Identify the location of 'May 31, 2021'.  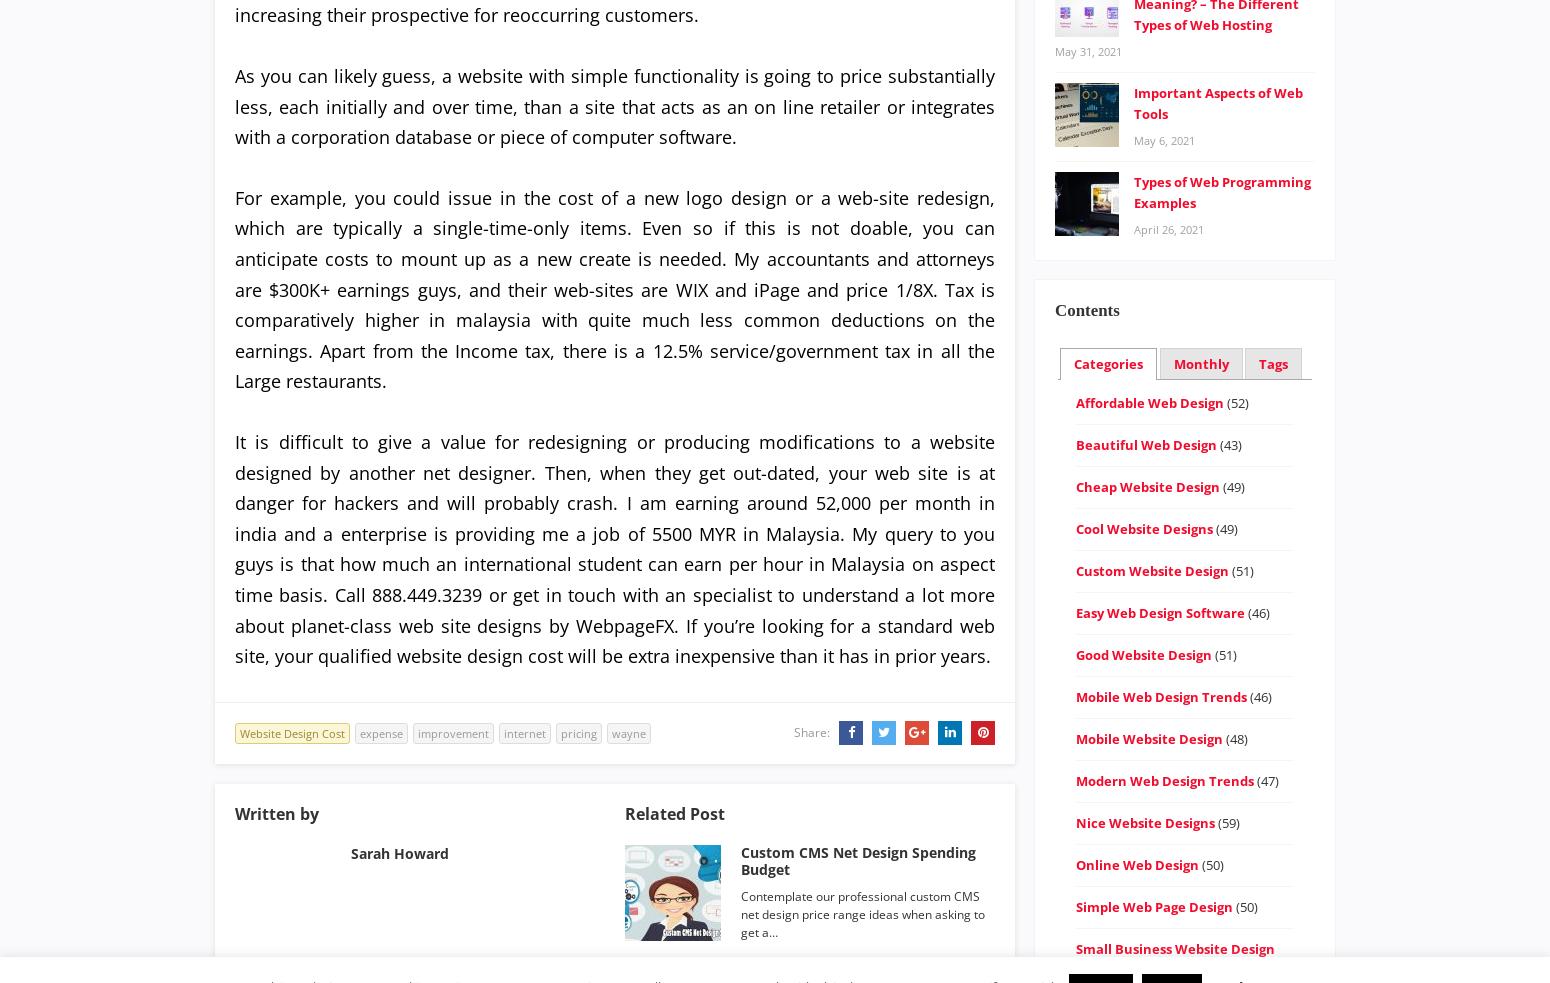
(1087, 49).